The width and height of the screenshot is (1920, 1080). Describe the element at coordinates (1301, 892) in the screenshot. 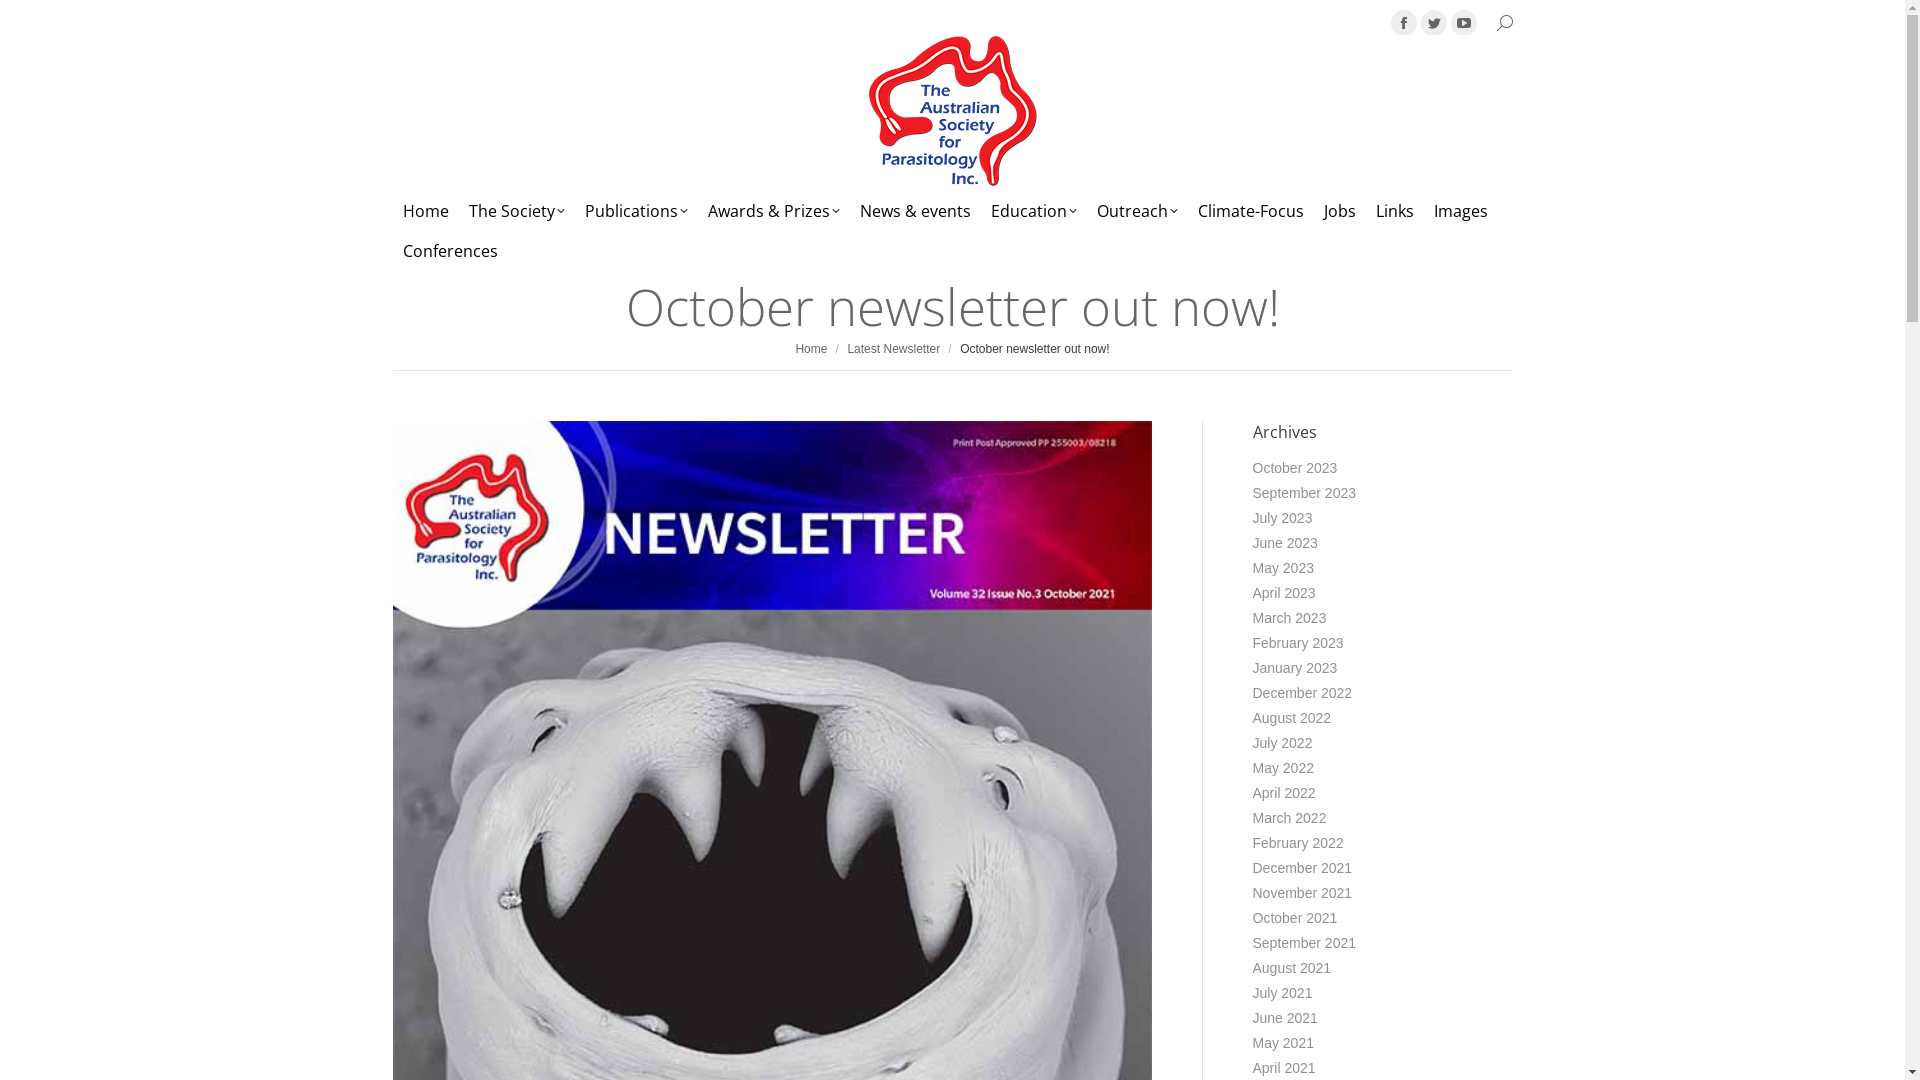

I see `'November 2021'` at that location.